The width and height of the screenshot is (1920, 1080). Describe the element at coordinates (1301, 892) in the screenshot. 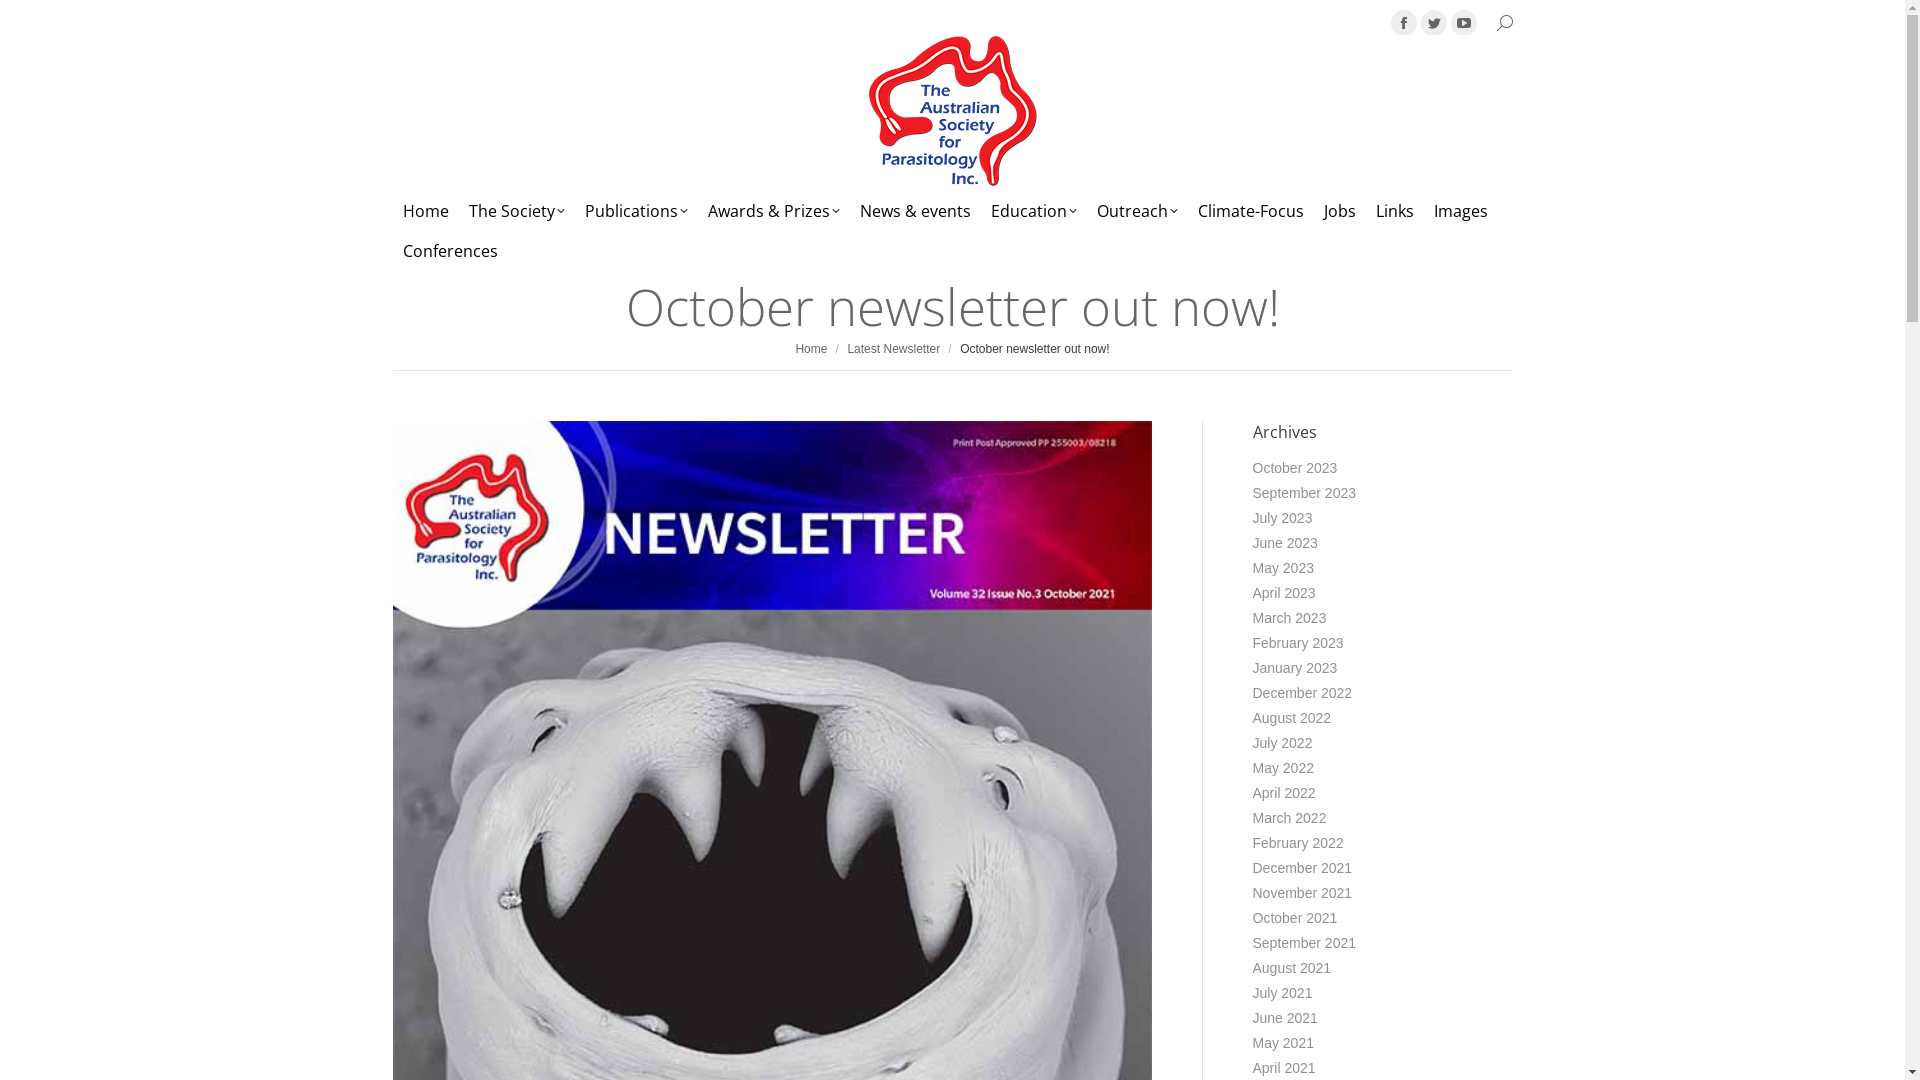

I see `'November 2021'` at that location.